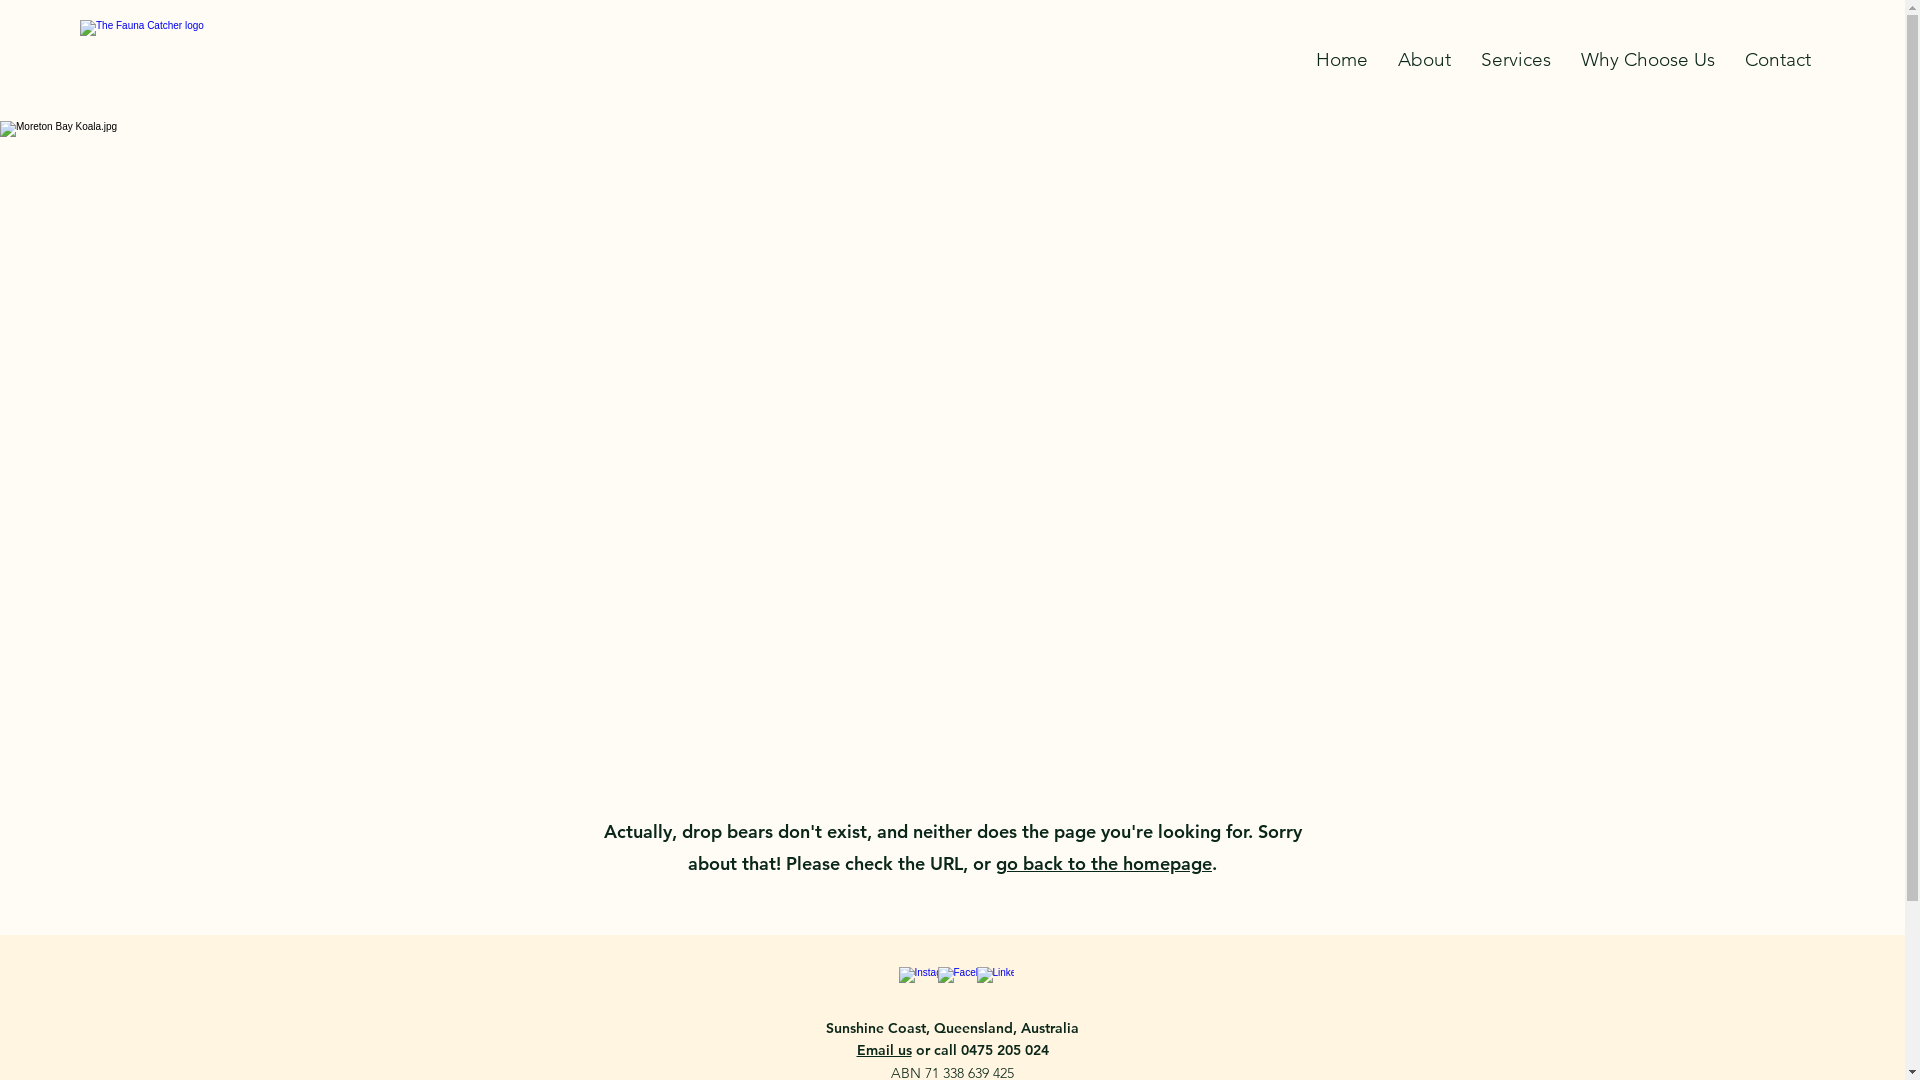 This screenshot has height=1080, width=1920. Describe the element at coordinates (1777, 59) in the screenshot. I see `'Contact'` at that location.